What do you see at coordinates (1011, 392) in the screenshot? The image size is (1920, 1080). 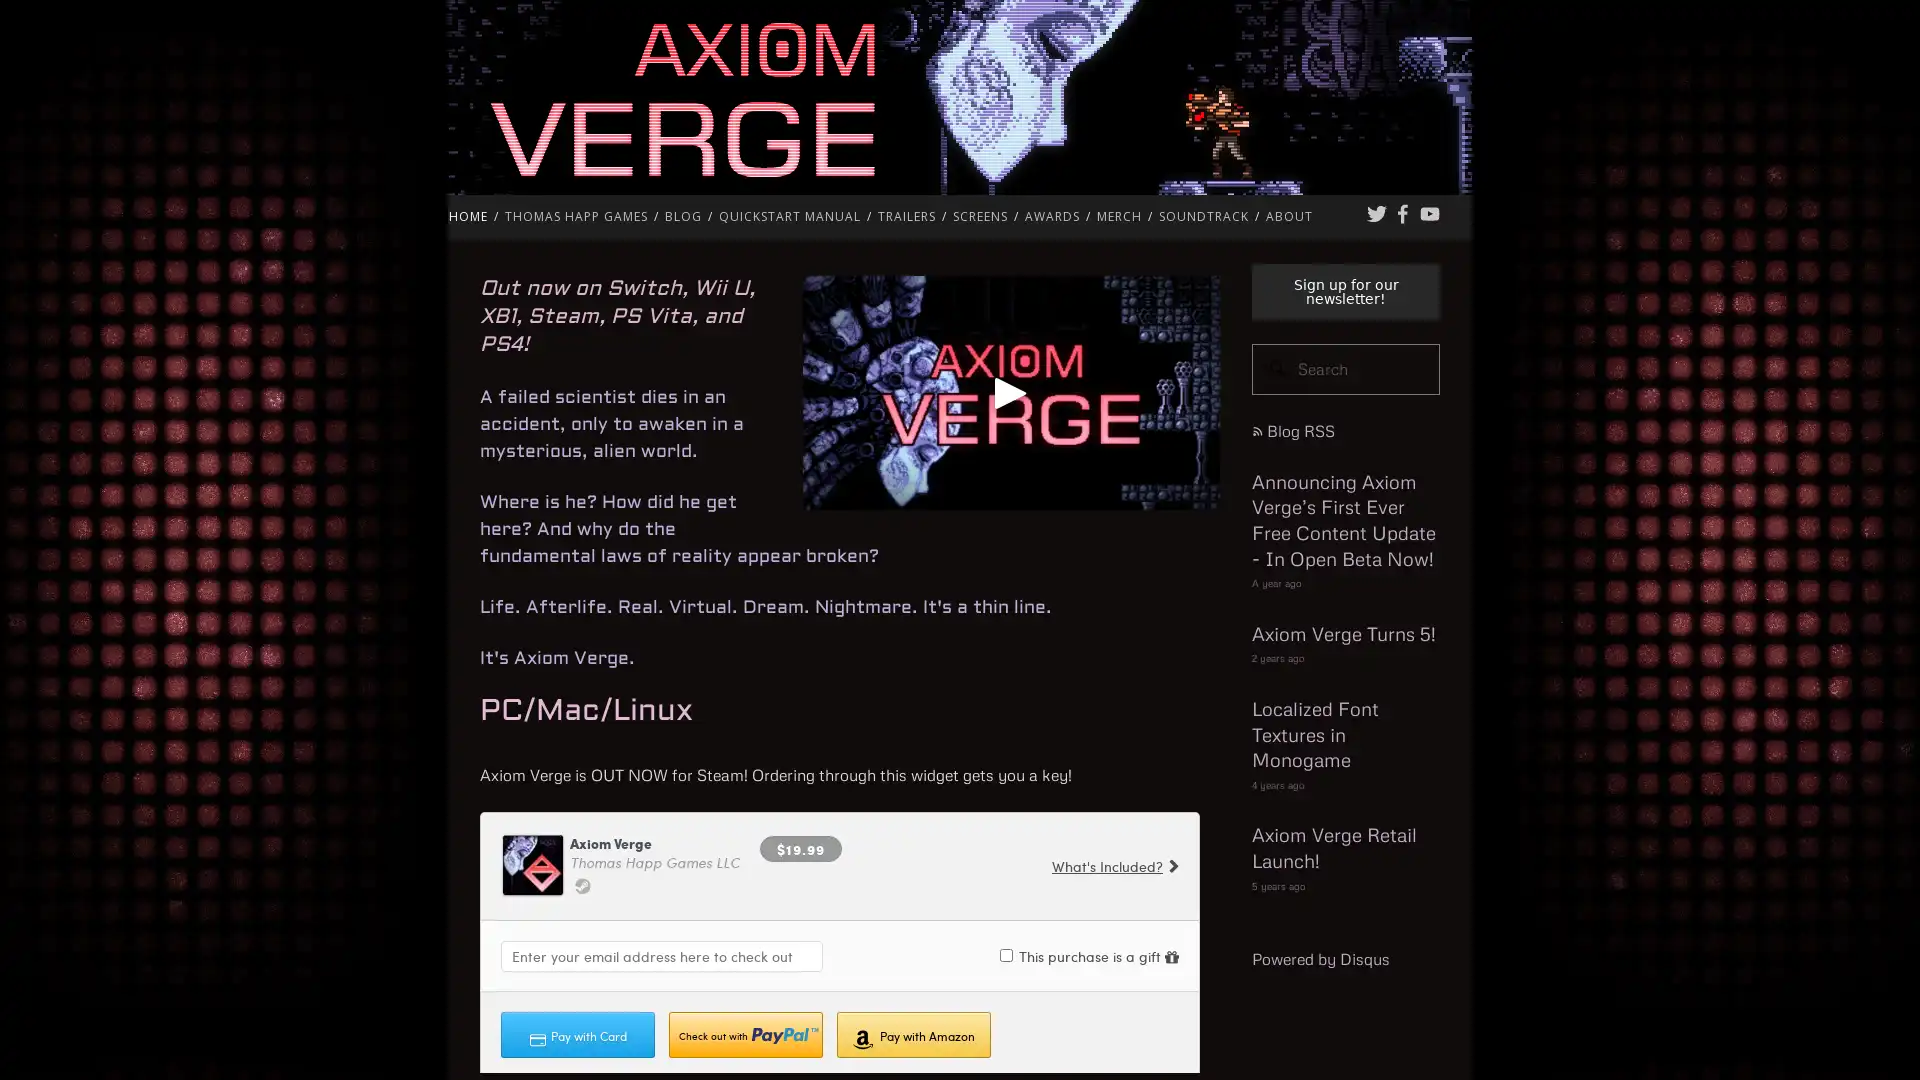 I see `Play` at bounding box center [1011, 392].